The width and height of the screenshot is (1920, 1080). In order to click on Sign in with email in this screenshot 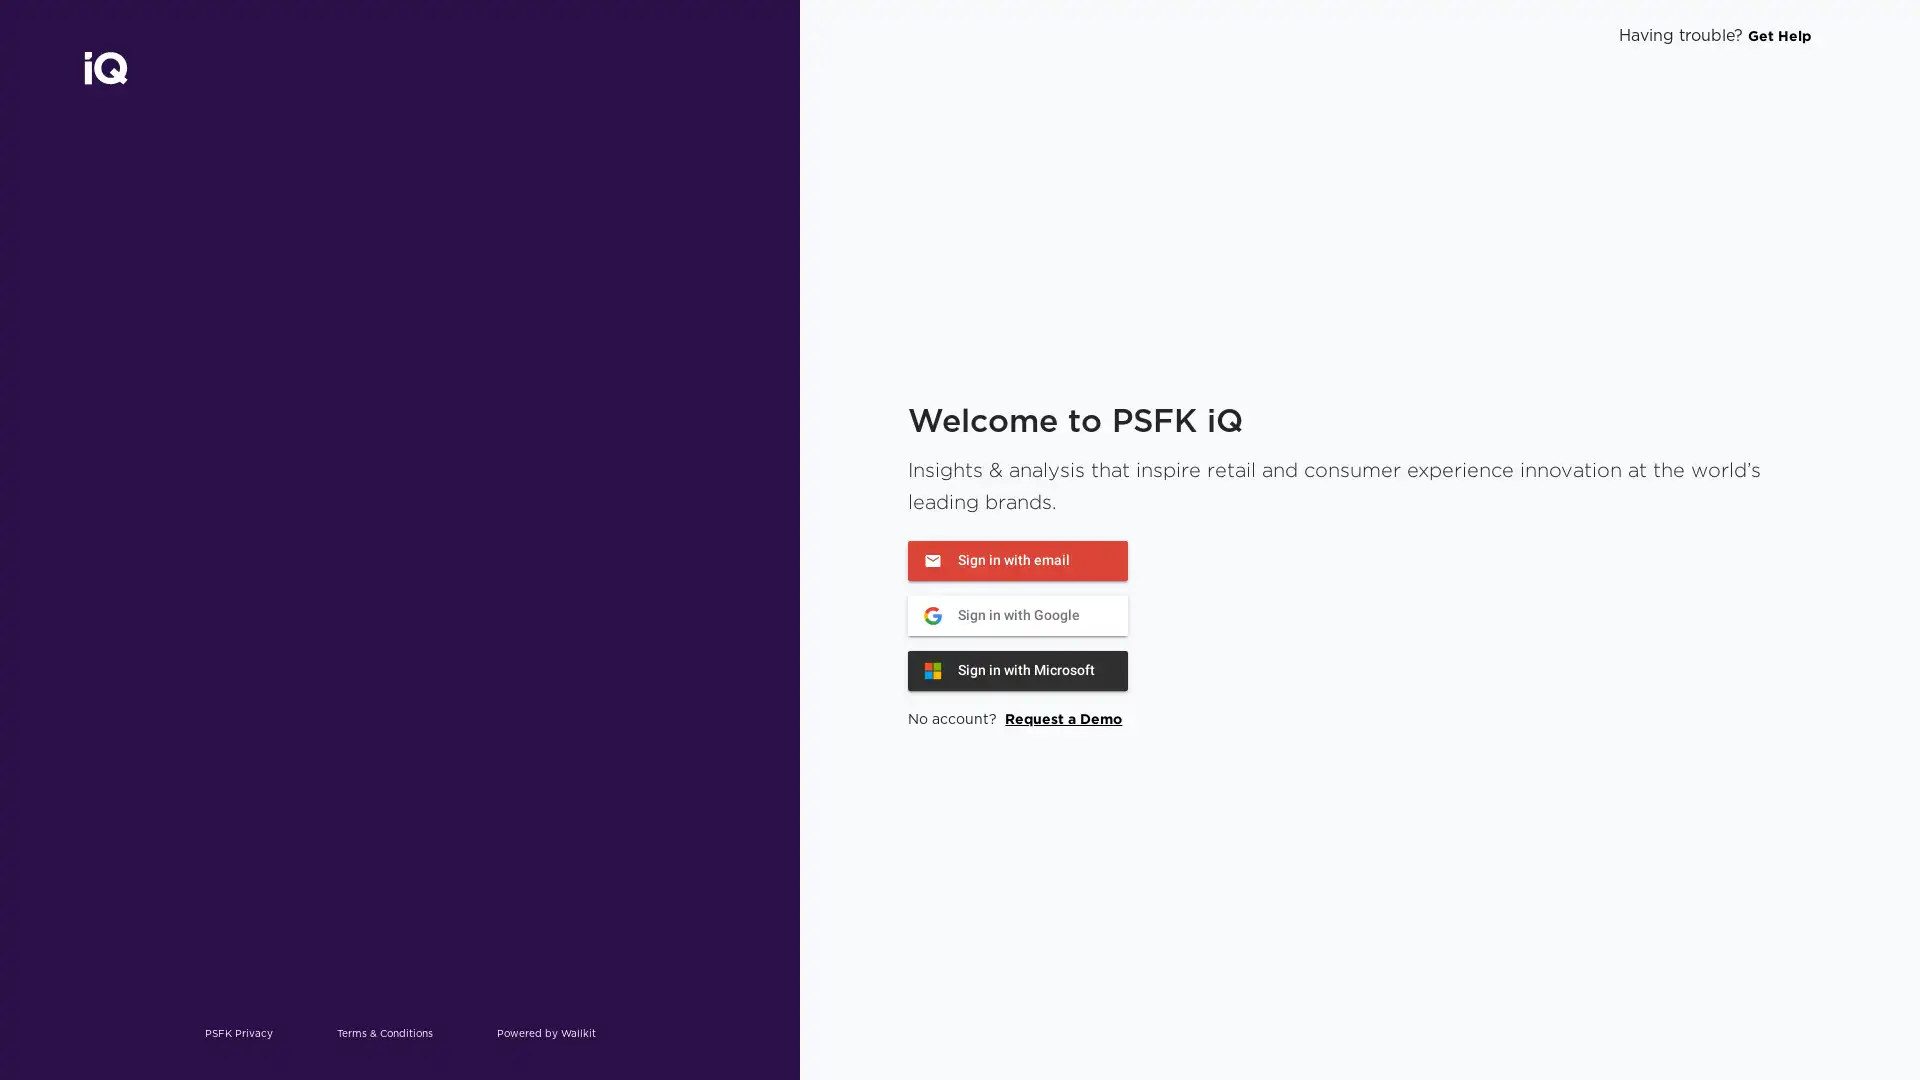, I will do `click(1017, 559)`.